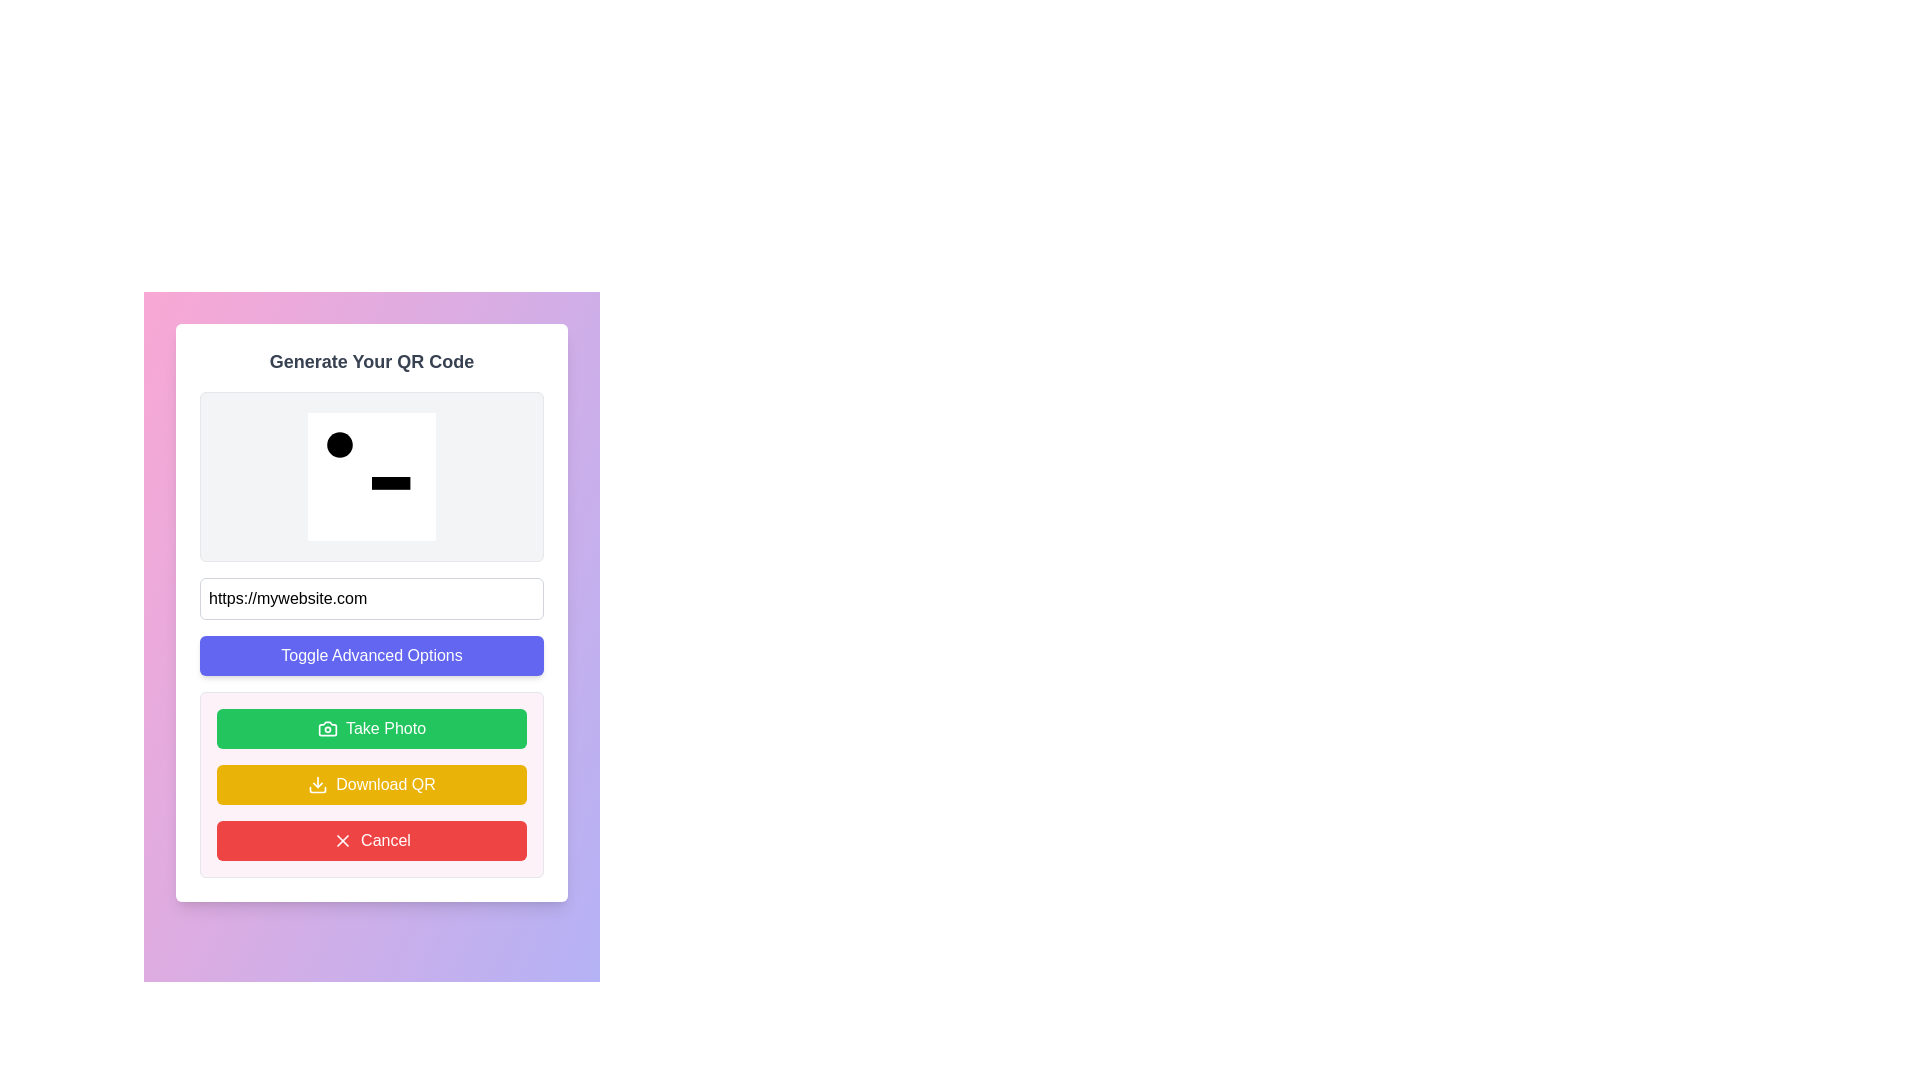 The image size is (1920, 1080). What do you see at coordinates (343, 840) in the screenshot?
I see `the small cross icon located on the left side of the 'Cancel' button, which has a gray color on a red background` at bounding box center [343, 840].